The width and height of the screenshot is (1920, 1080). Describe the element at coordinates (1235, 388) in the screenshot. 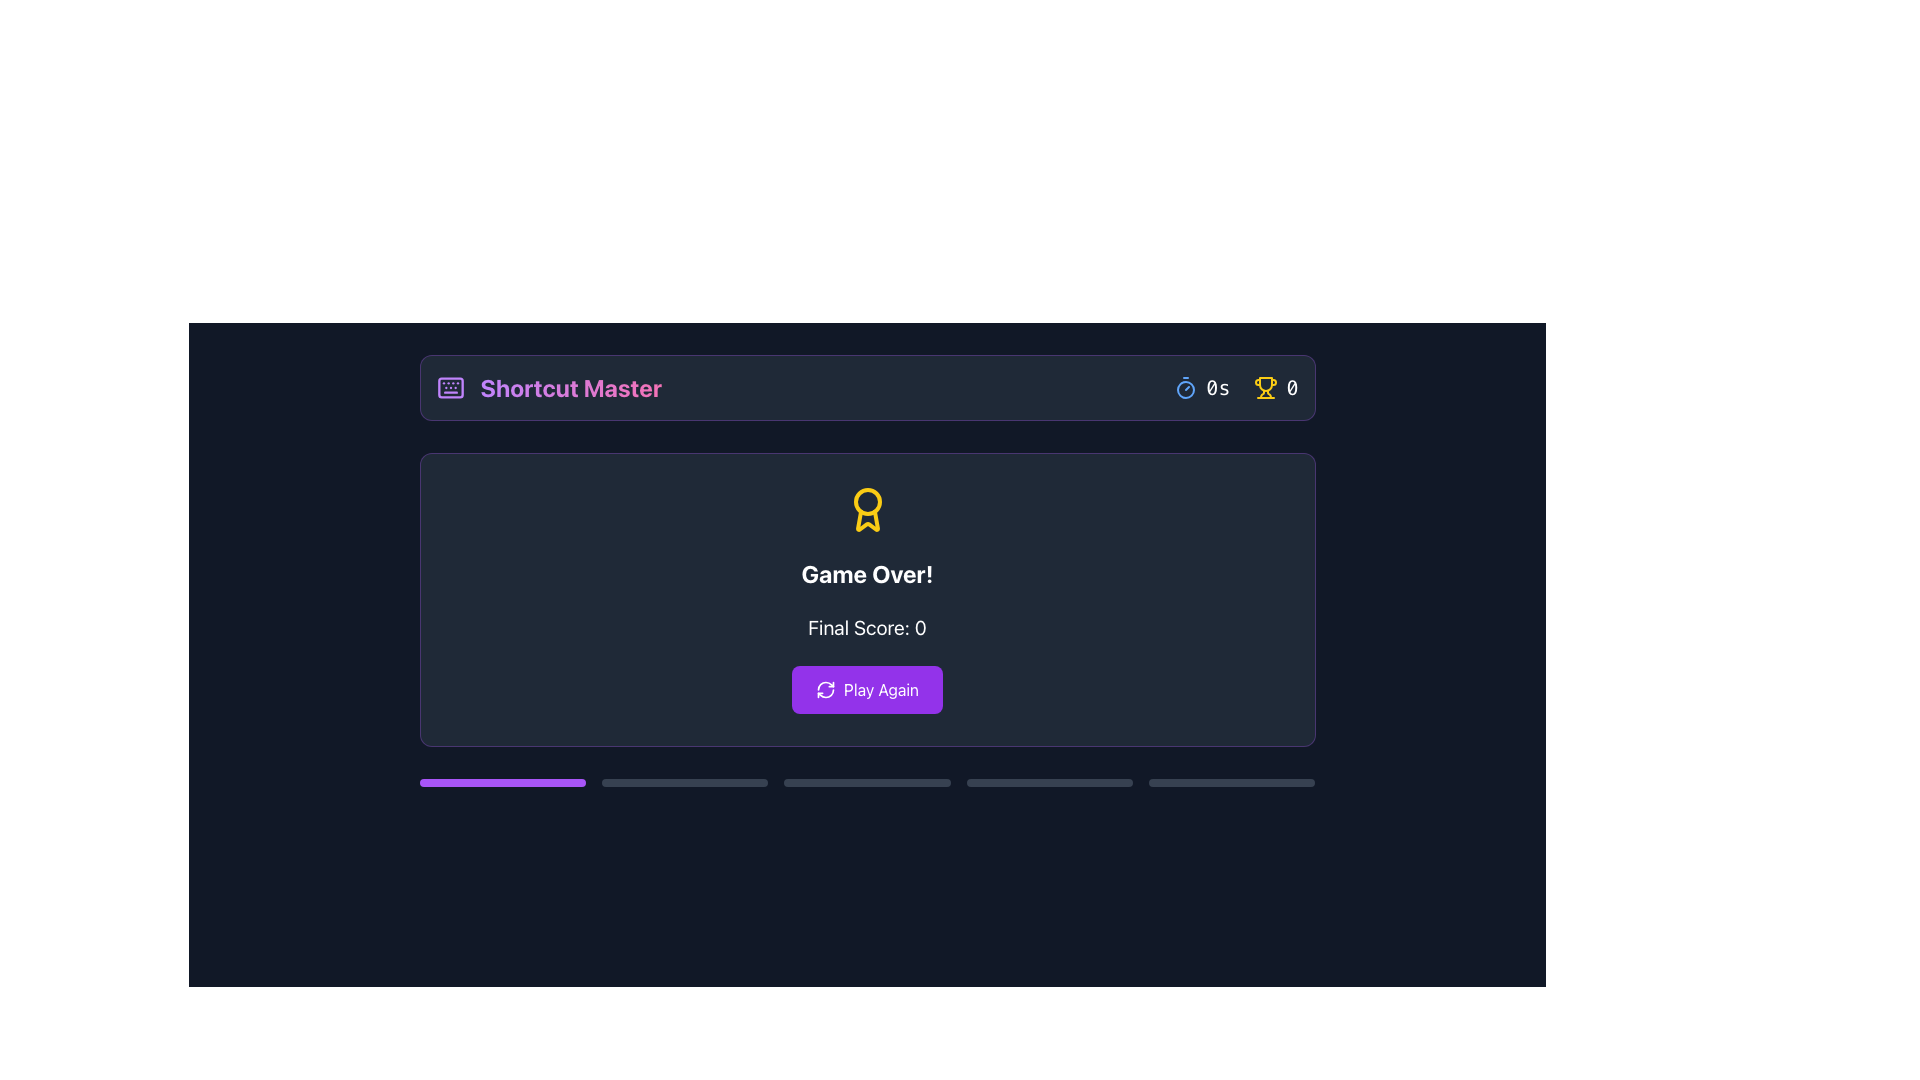

I see `tooltips of the icons in the status display component, which includes a blue stopwatch icon and a yellow trophy icon, located in the top-right section of the application's header` at that location.